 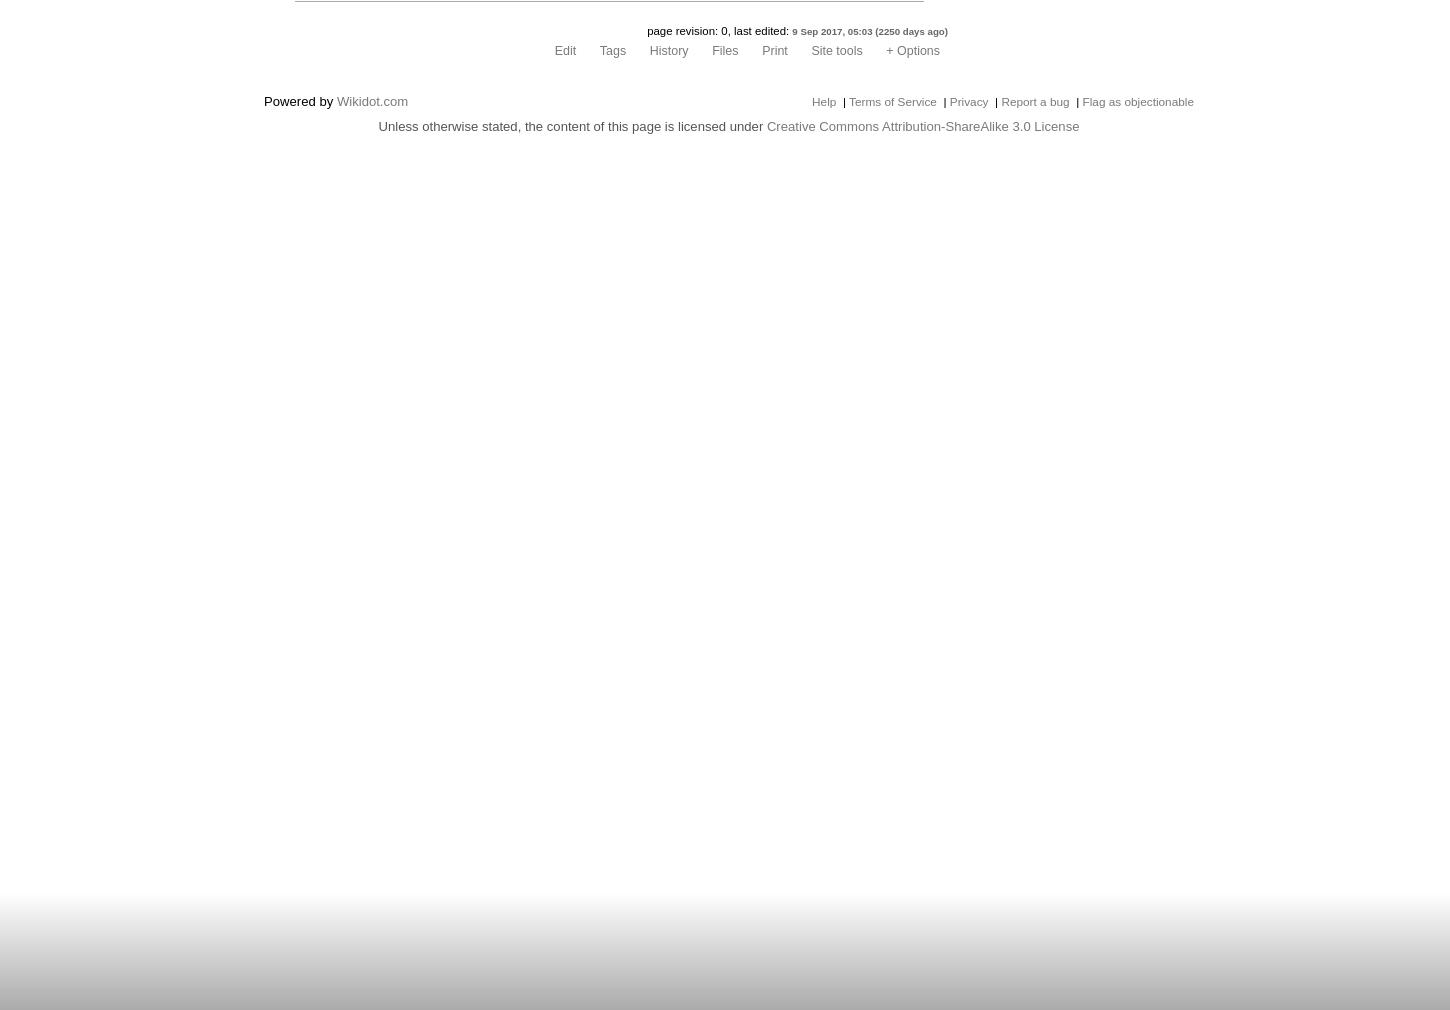 I want to click on 'Creative Commons Attribution-ShareAlike 3.0 License', so click(x=921, y=125).